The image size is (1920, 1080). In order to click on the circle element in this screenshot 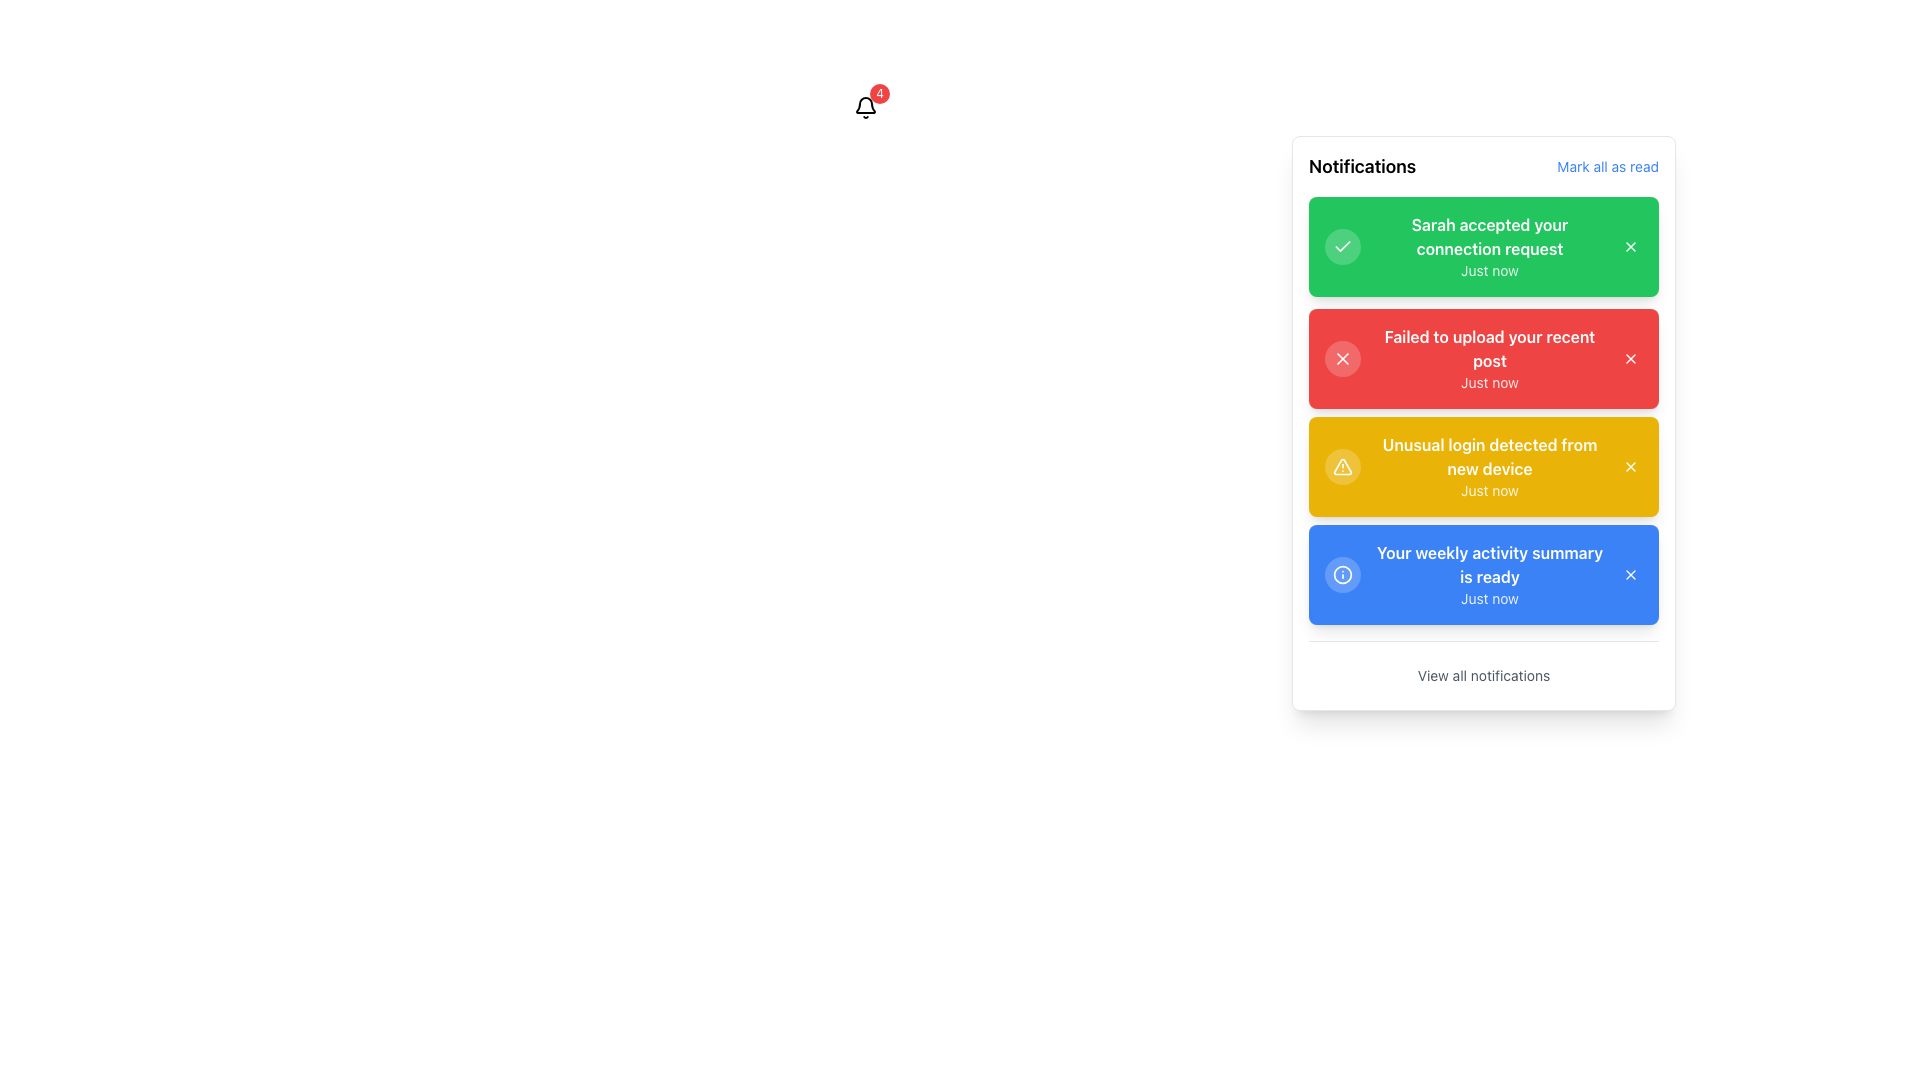, I will do `click(1343, 574)`.